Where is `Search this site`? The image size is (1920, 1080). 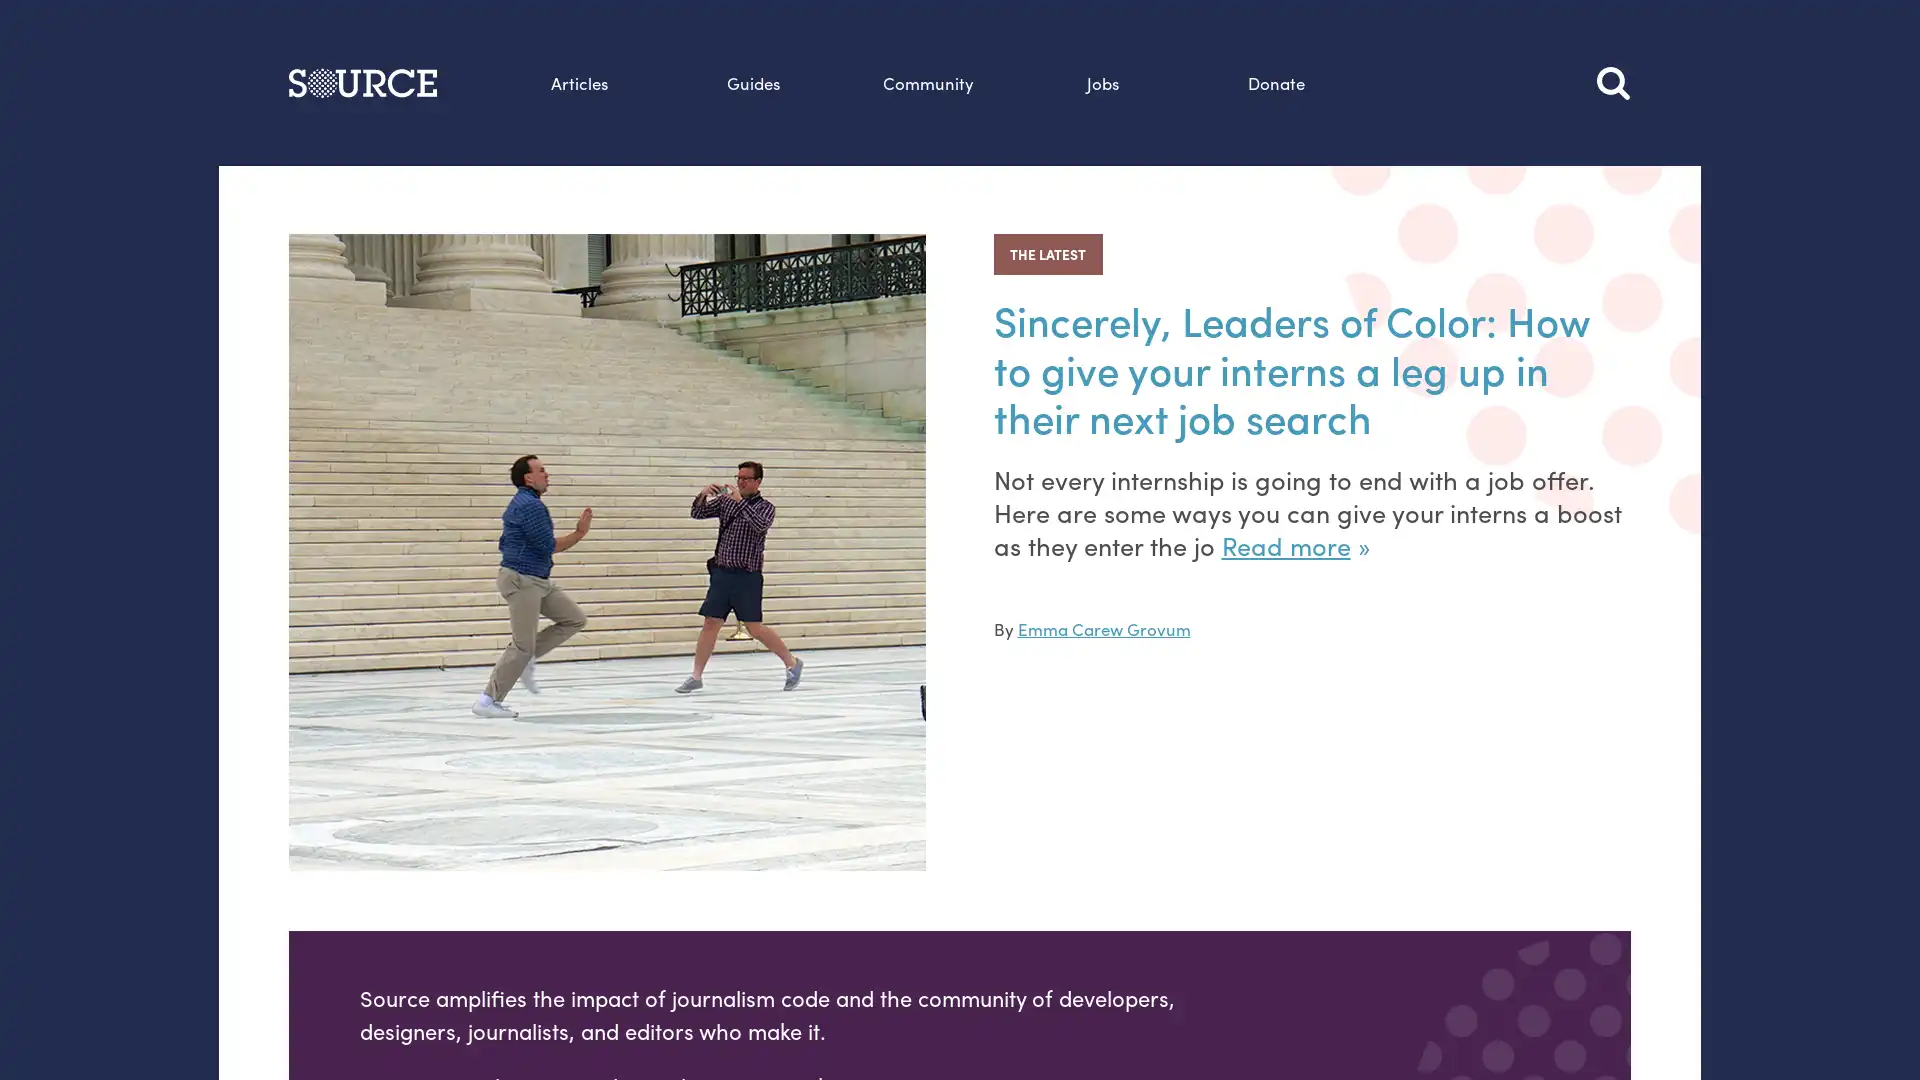
Search this site is located at coordinates (218, 165).